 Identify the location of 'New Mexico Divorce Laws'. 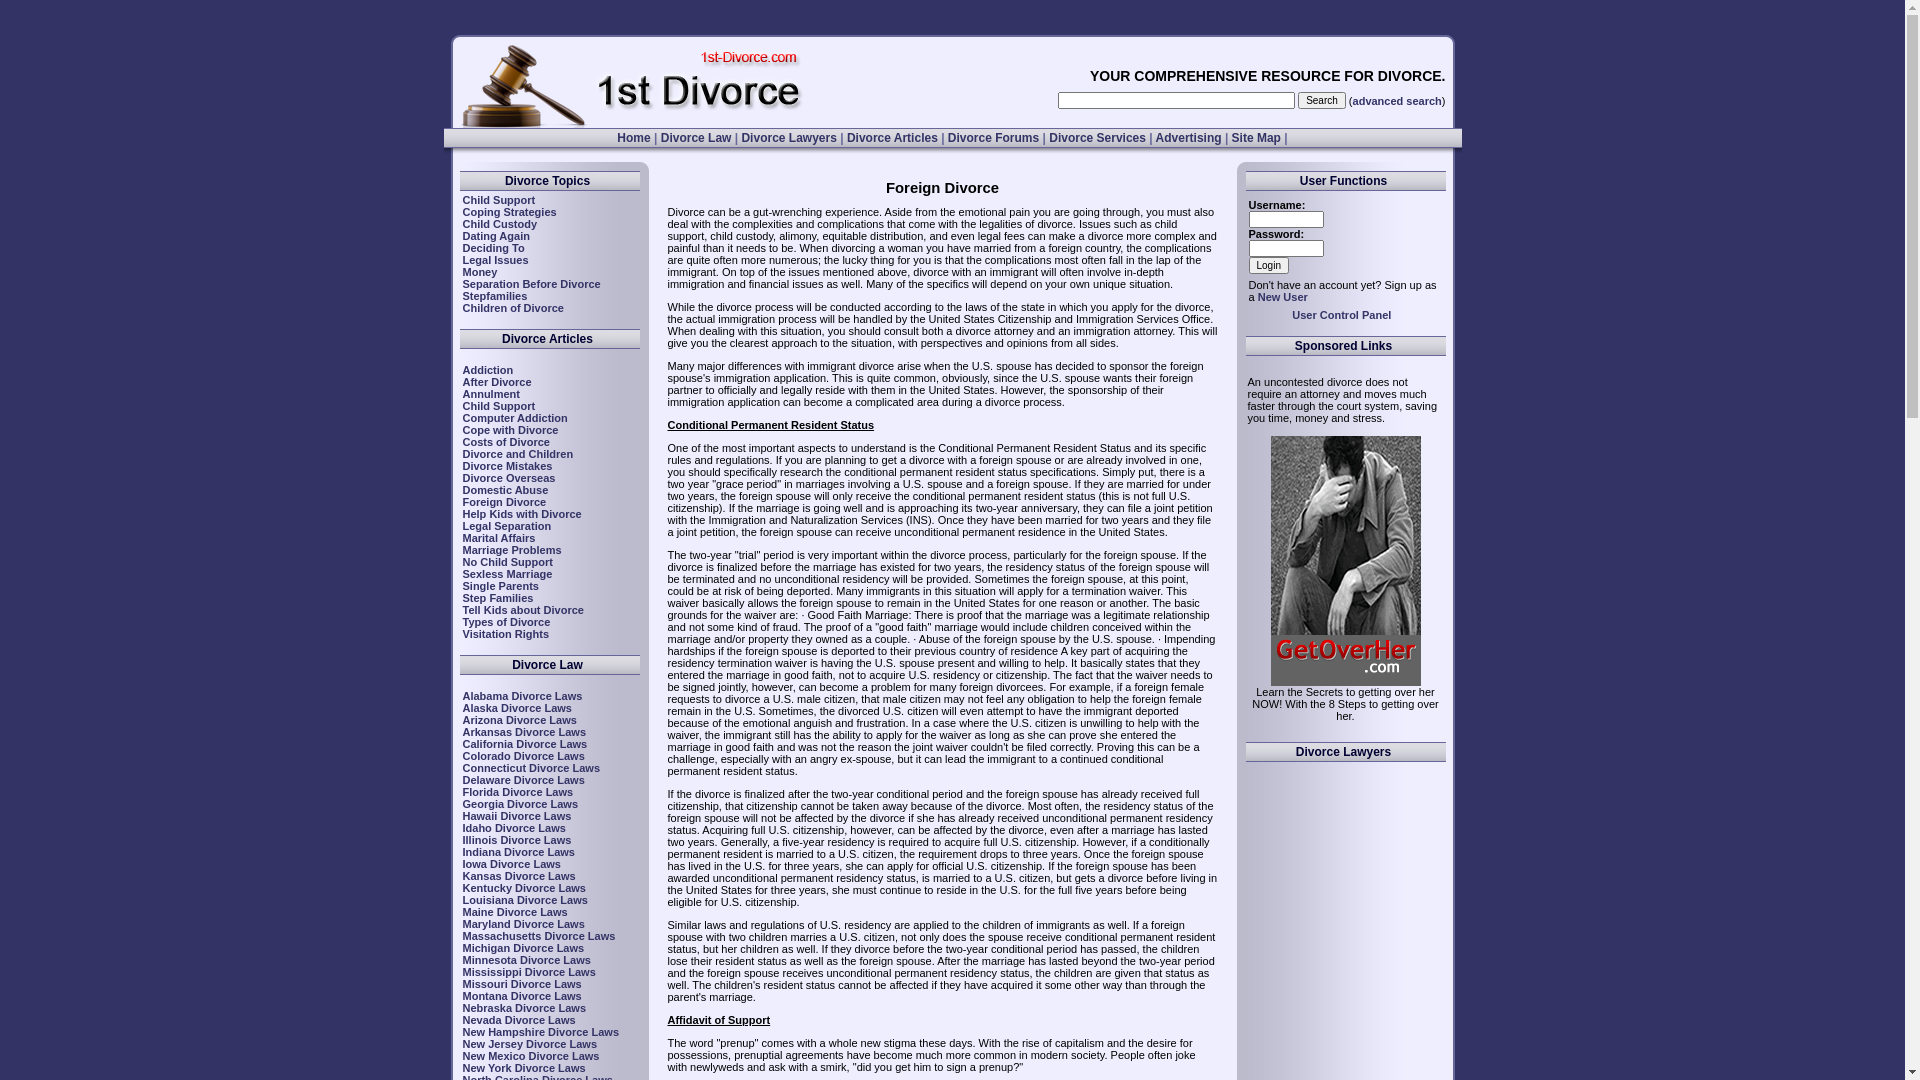
(530, 1055).